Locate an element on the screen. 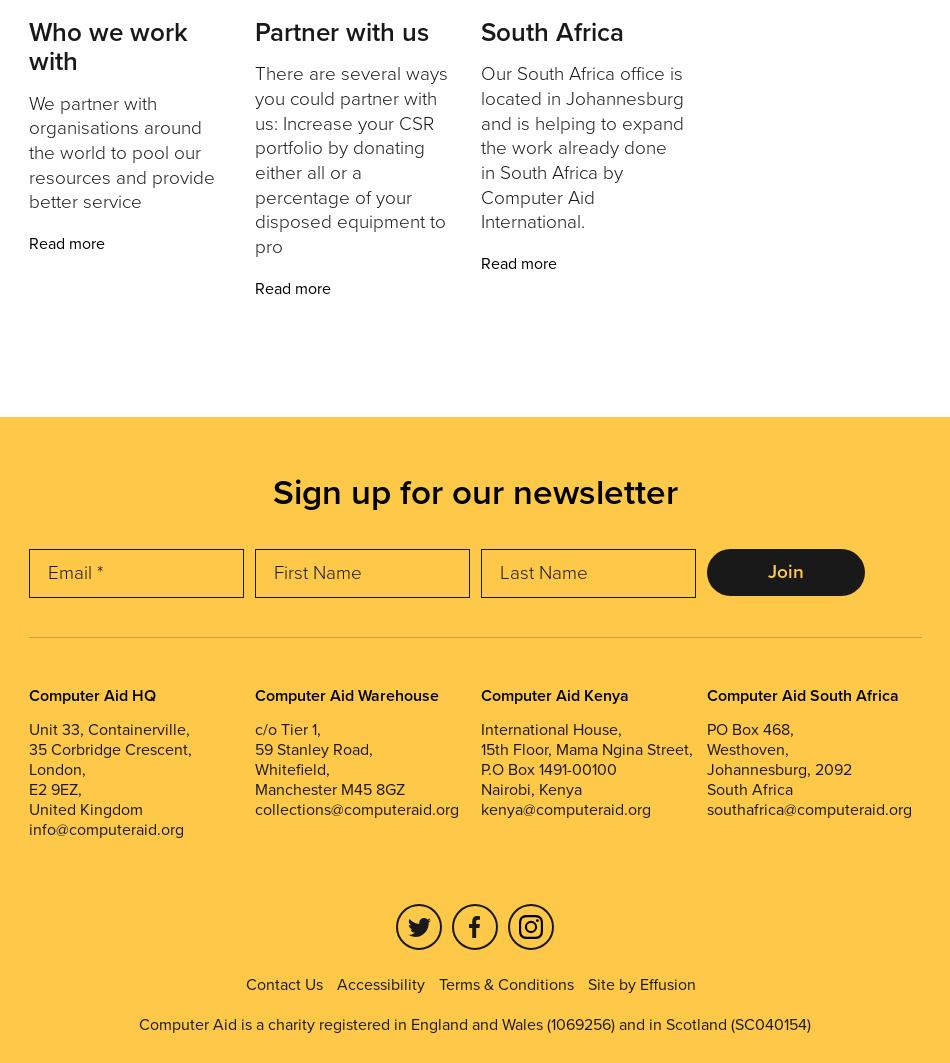 This screenshot has width=950, height=1063. '15th Floor, Mama Ngina Street,' is located at coordinates (585, 748).